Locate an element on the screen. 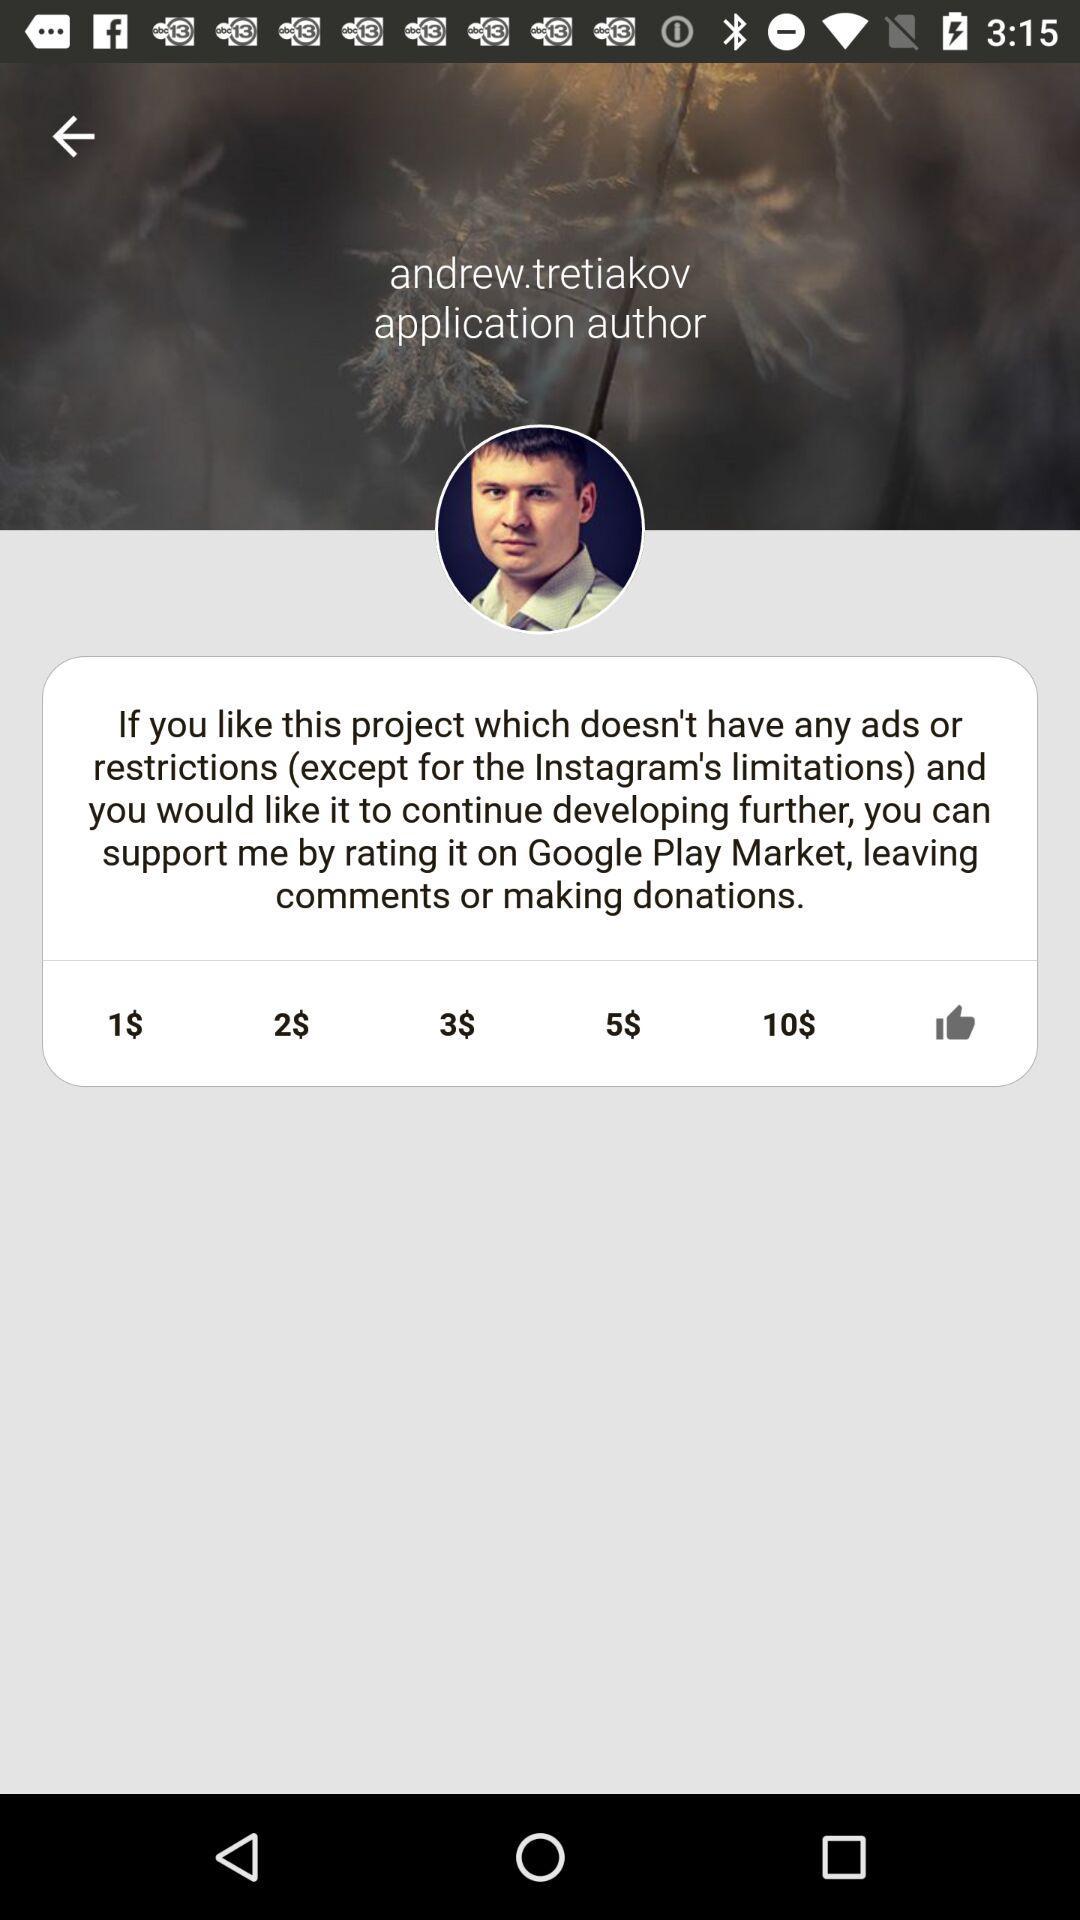  item above if you like is located at coordinates (72, 135).